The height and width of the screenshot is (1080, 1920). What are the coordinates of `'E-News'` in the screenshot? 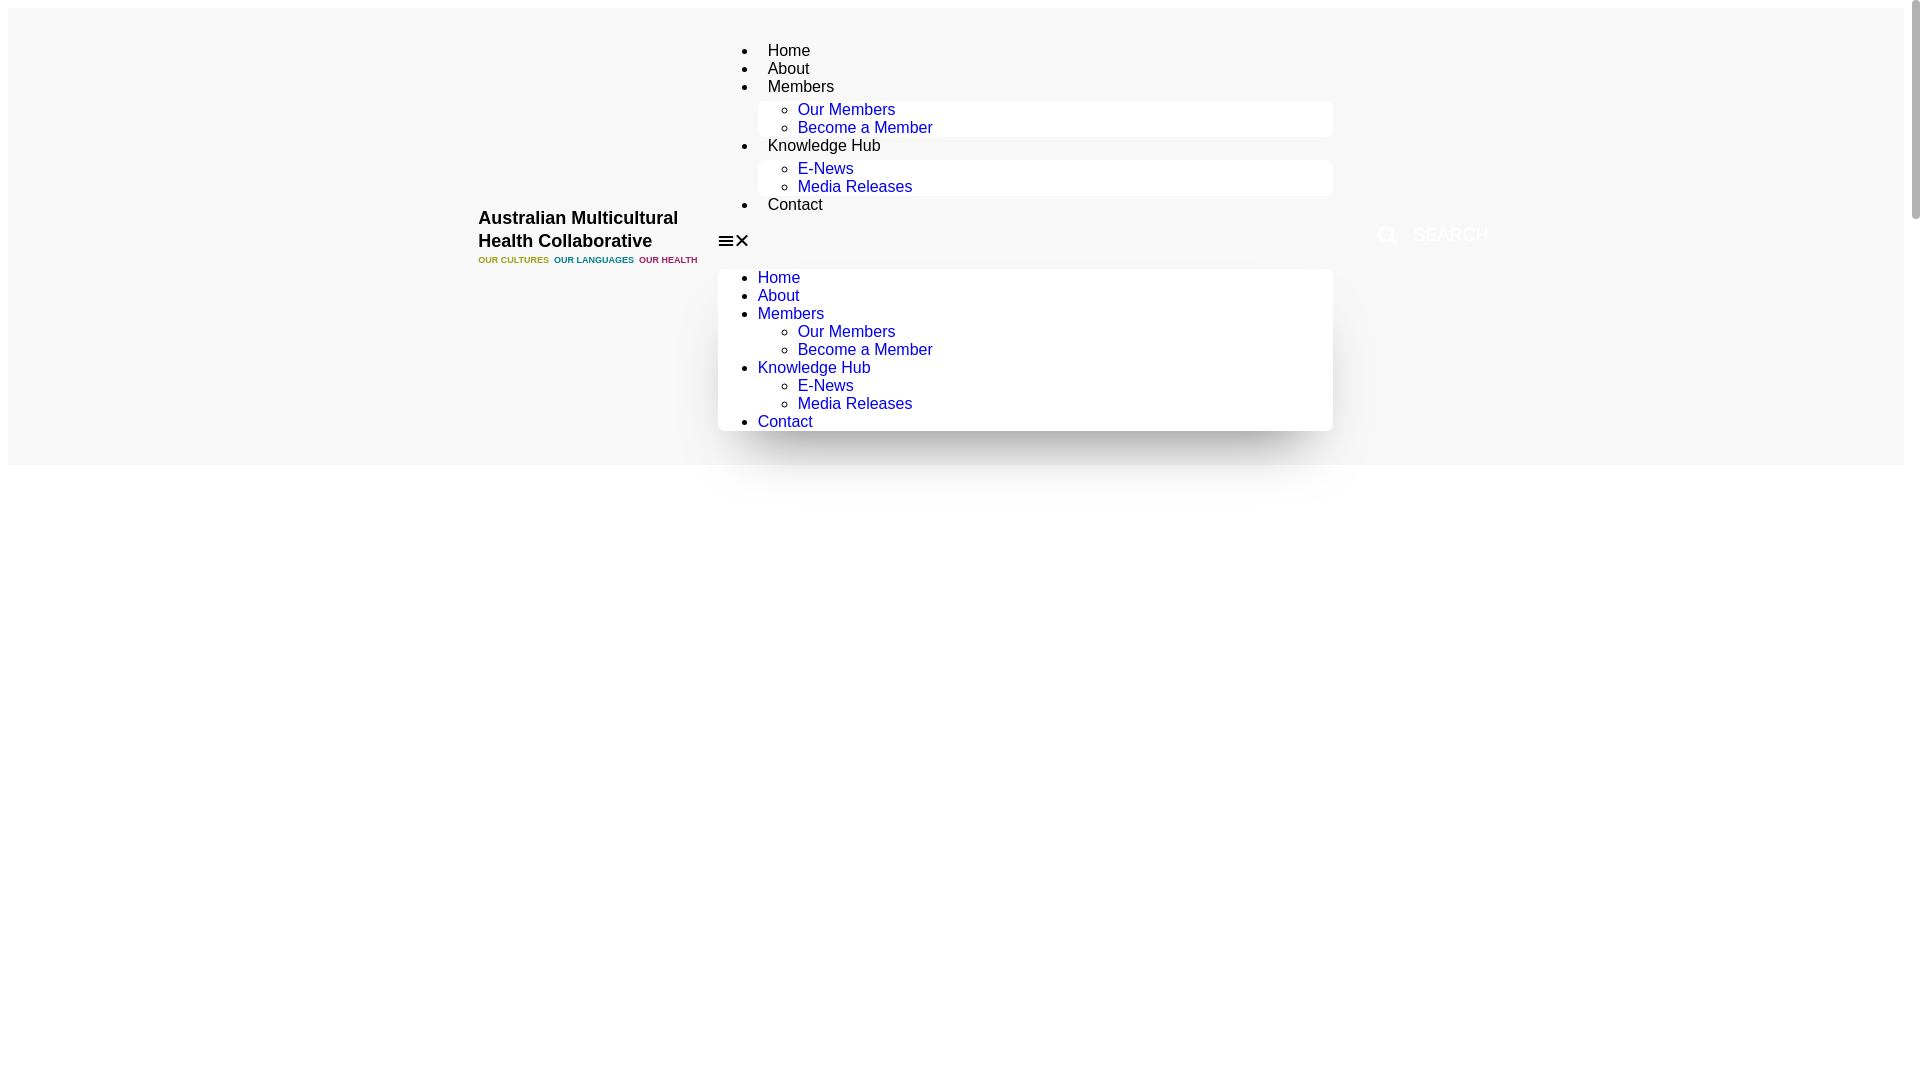 It's located at (825, 167).